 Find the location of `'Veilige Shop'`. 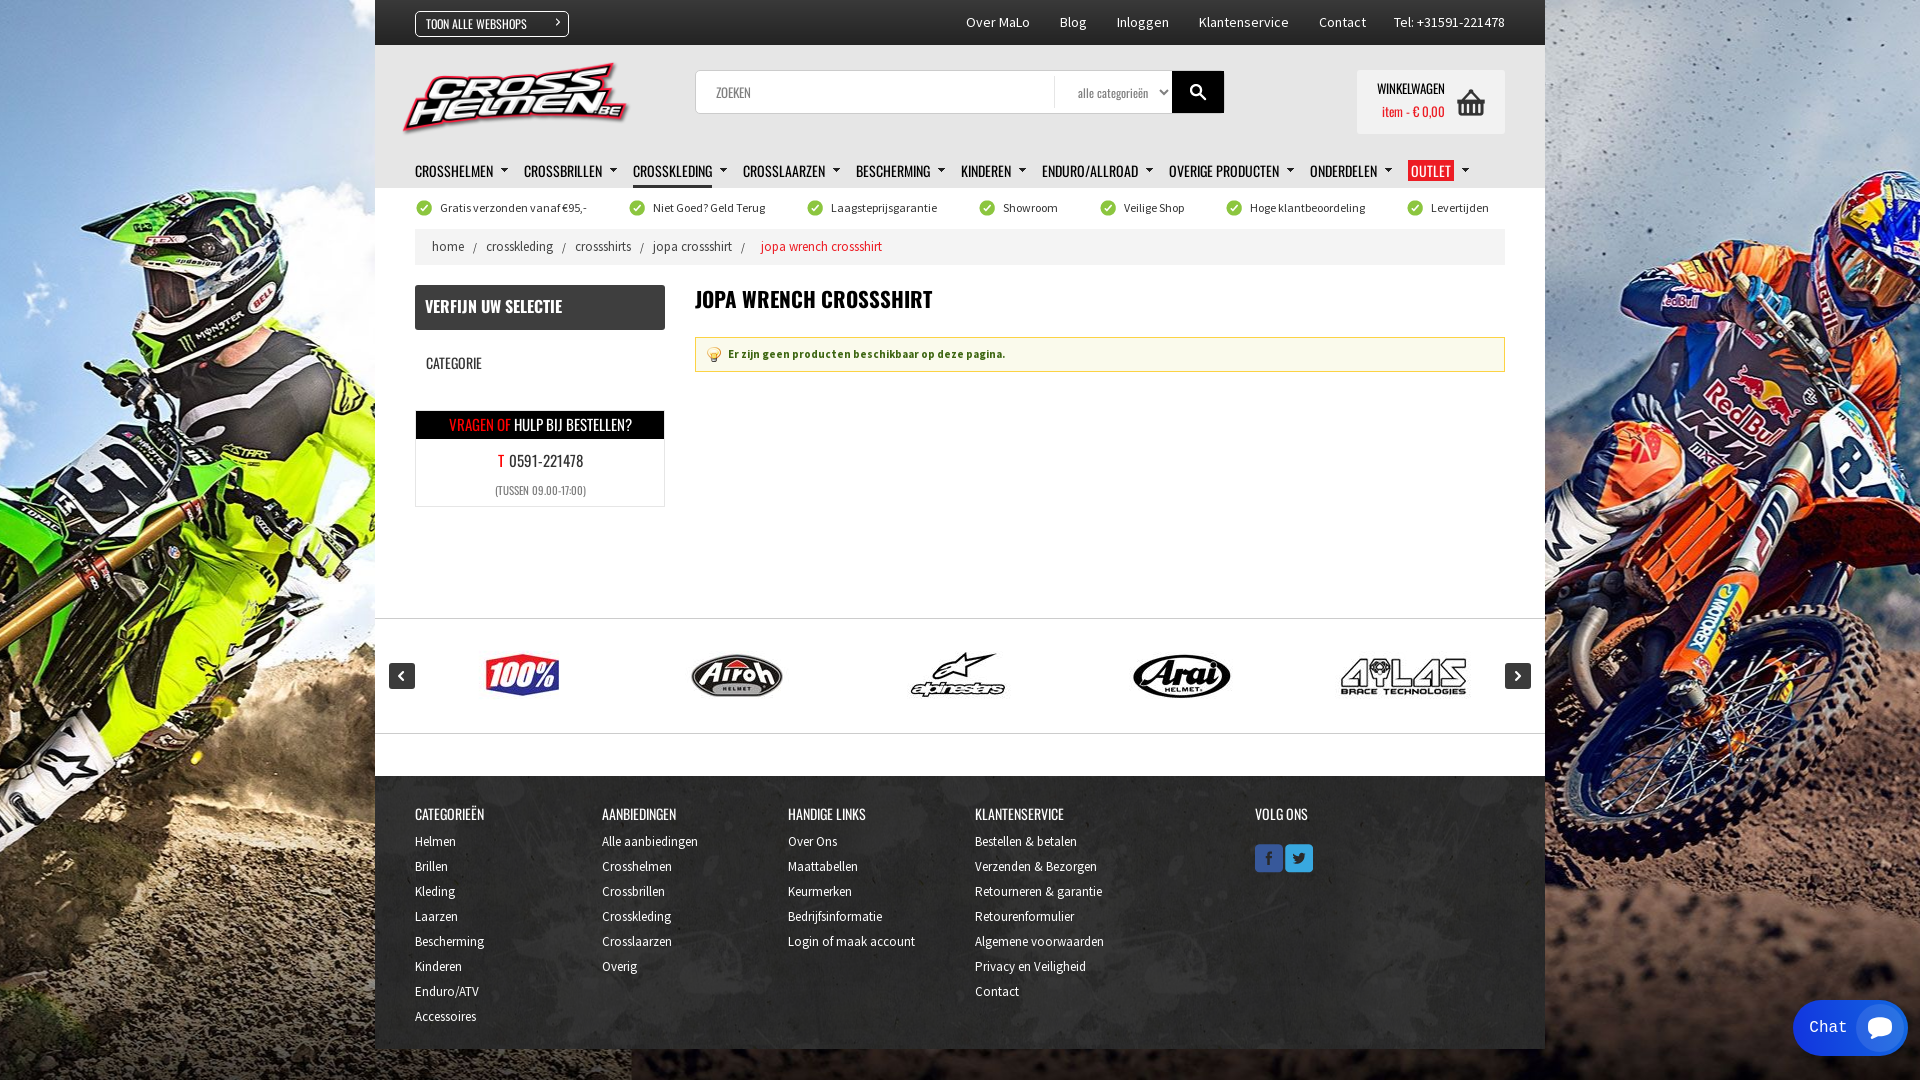

'Veilige Shop' is located at coordinates (1123, 207).